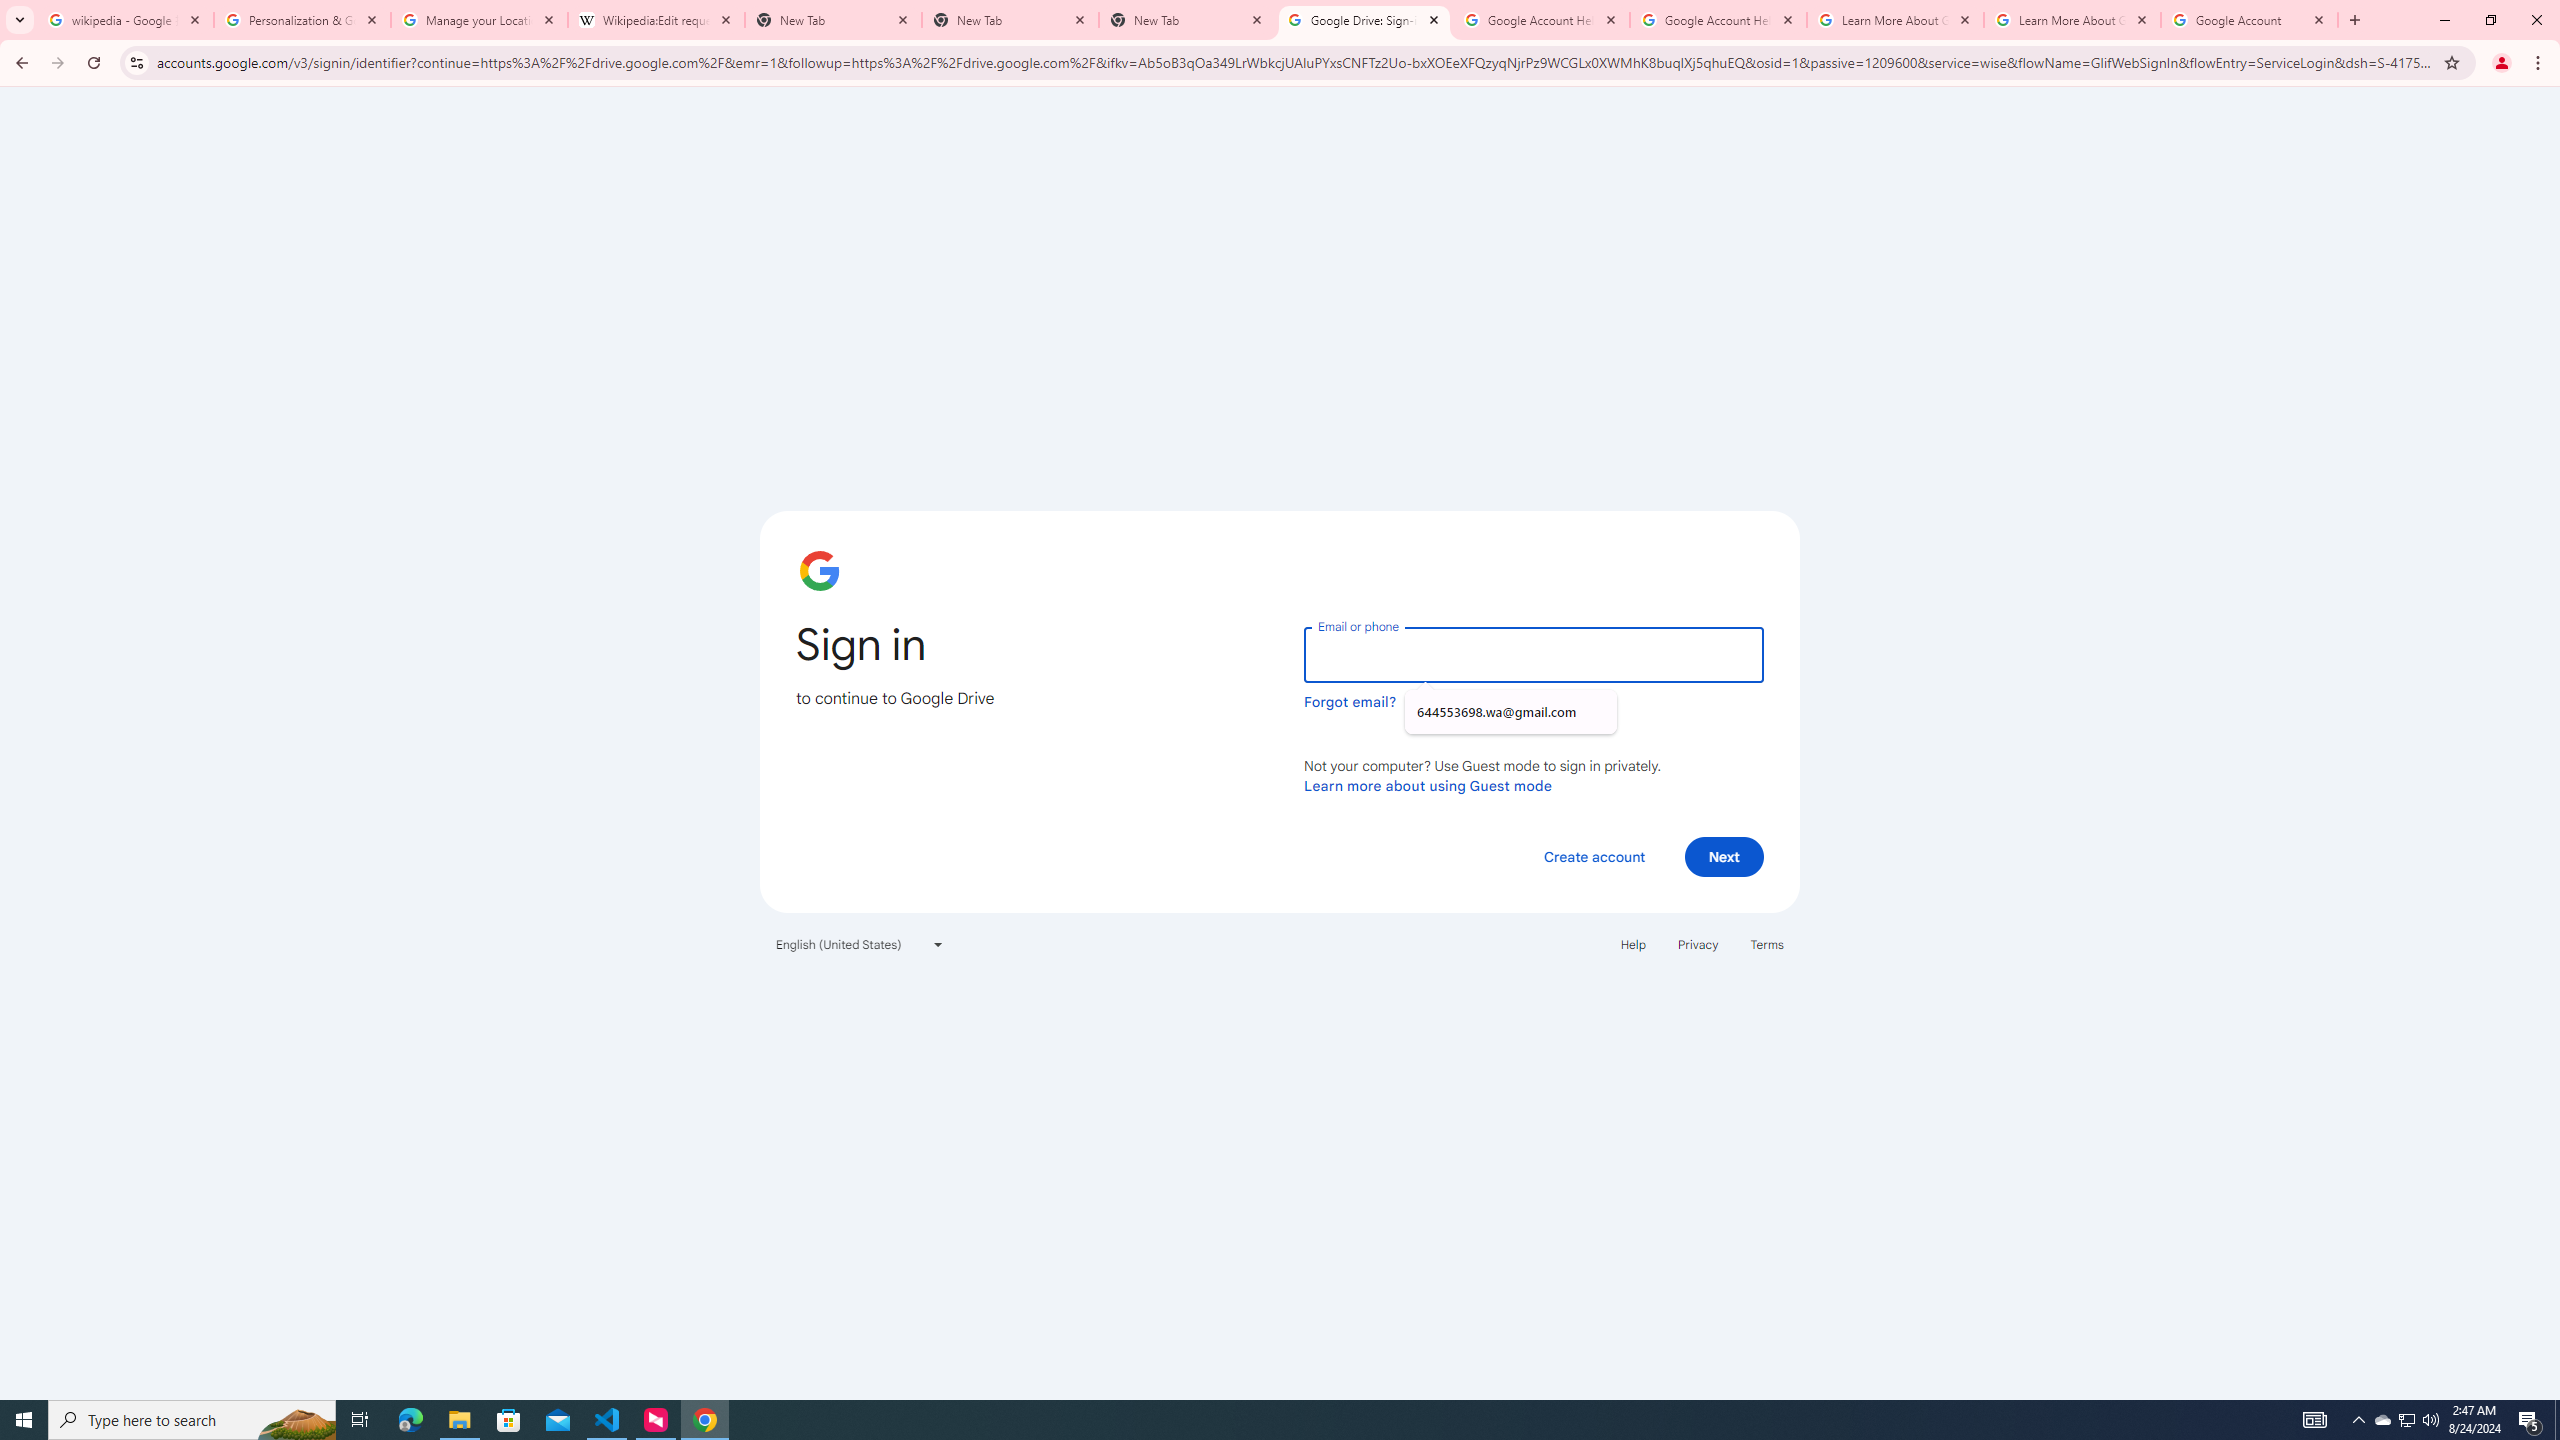  Describe the element at coordinates (1349, 701) in the screenshot. I see `'Forgot email?'` at that location.